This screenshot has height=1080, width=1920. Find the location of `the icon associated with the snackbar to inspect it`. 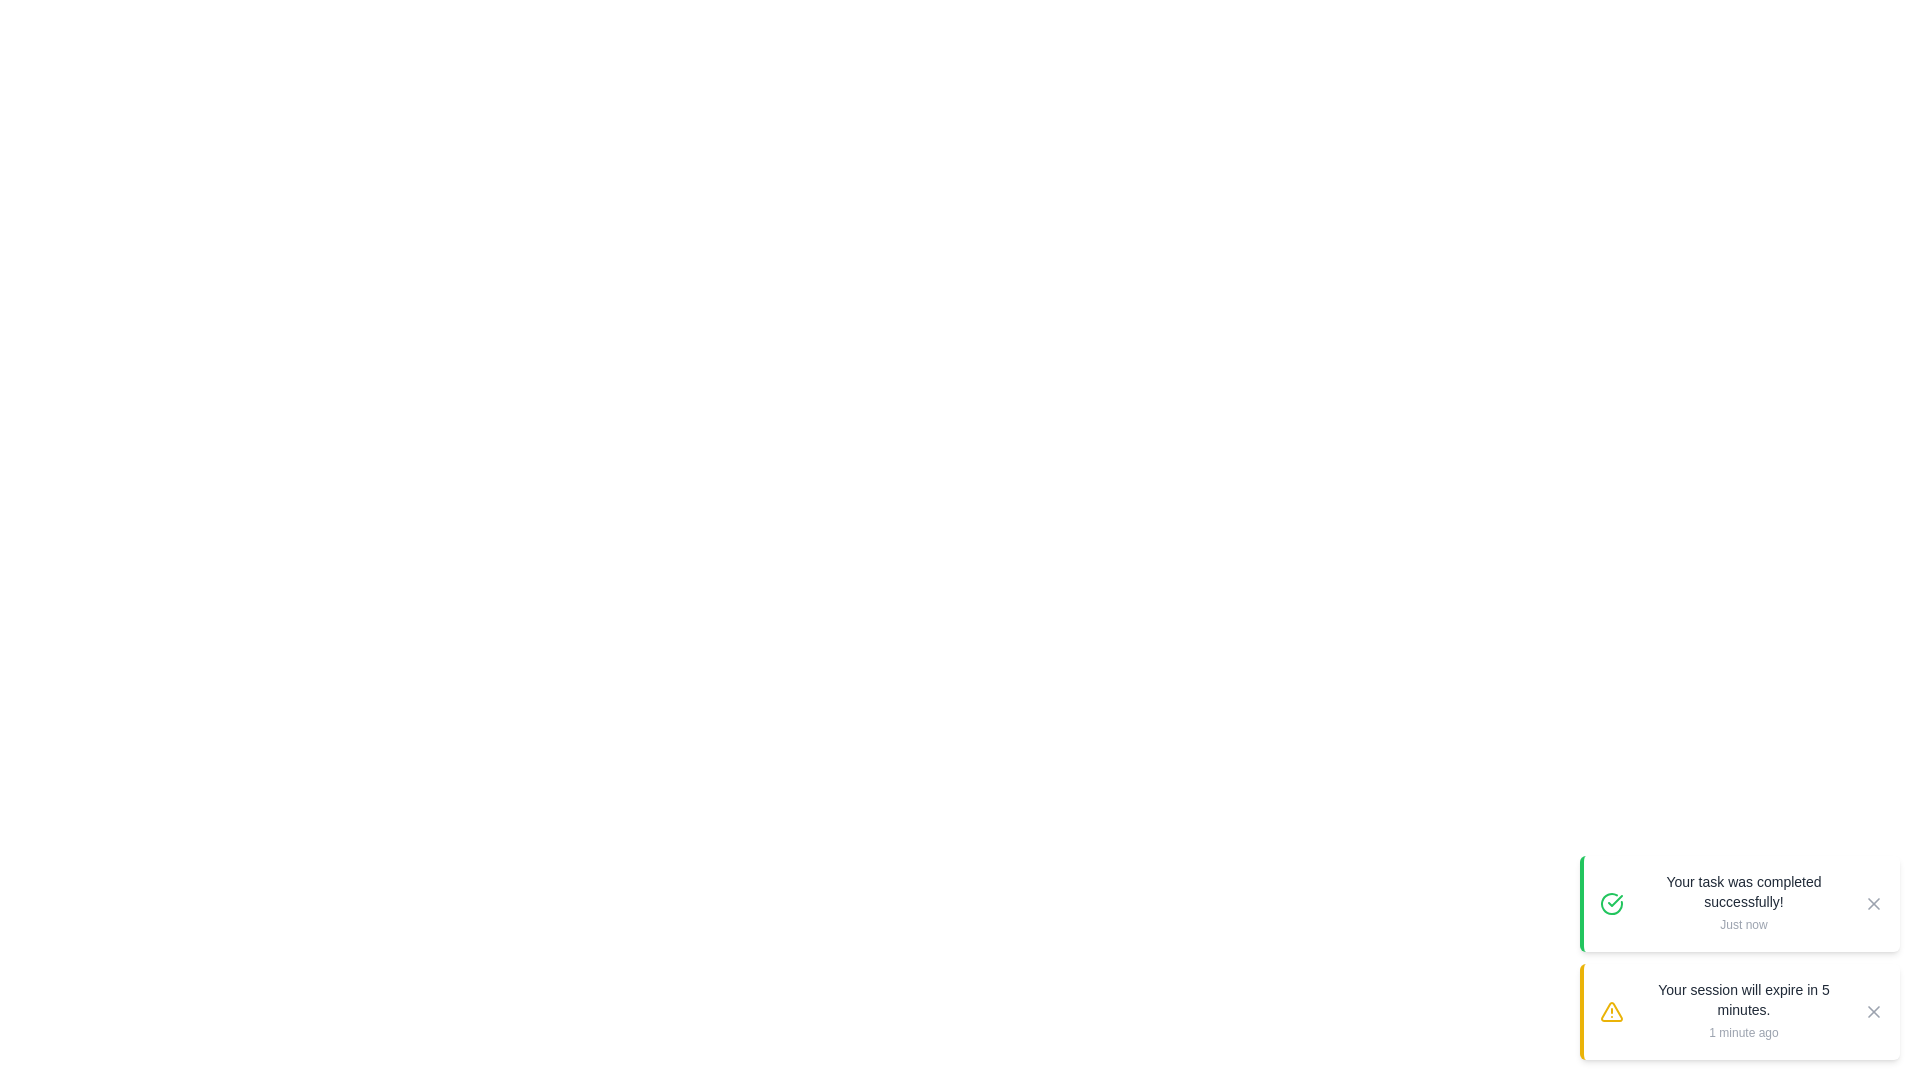

the icon associated with the snackbar to inspect it is located at coordinates (1612, 903).